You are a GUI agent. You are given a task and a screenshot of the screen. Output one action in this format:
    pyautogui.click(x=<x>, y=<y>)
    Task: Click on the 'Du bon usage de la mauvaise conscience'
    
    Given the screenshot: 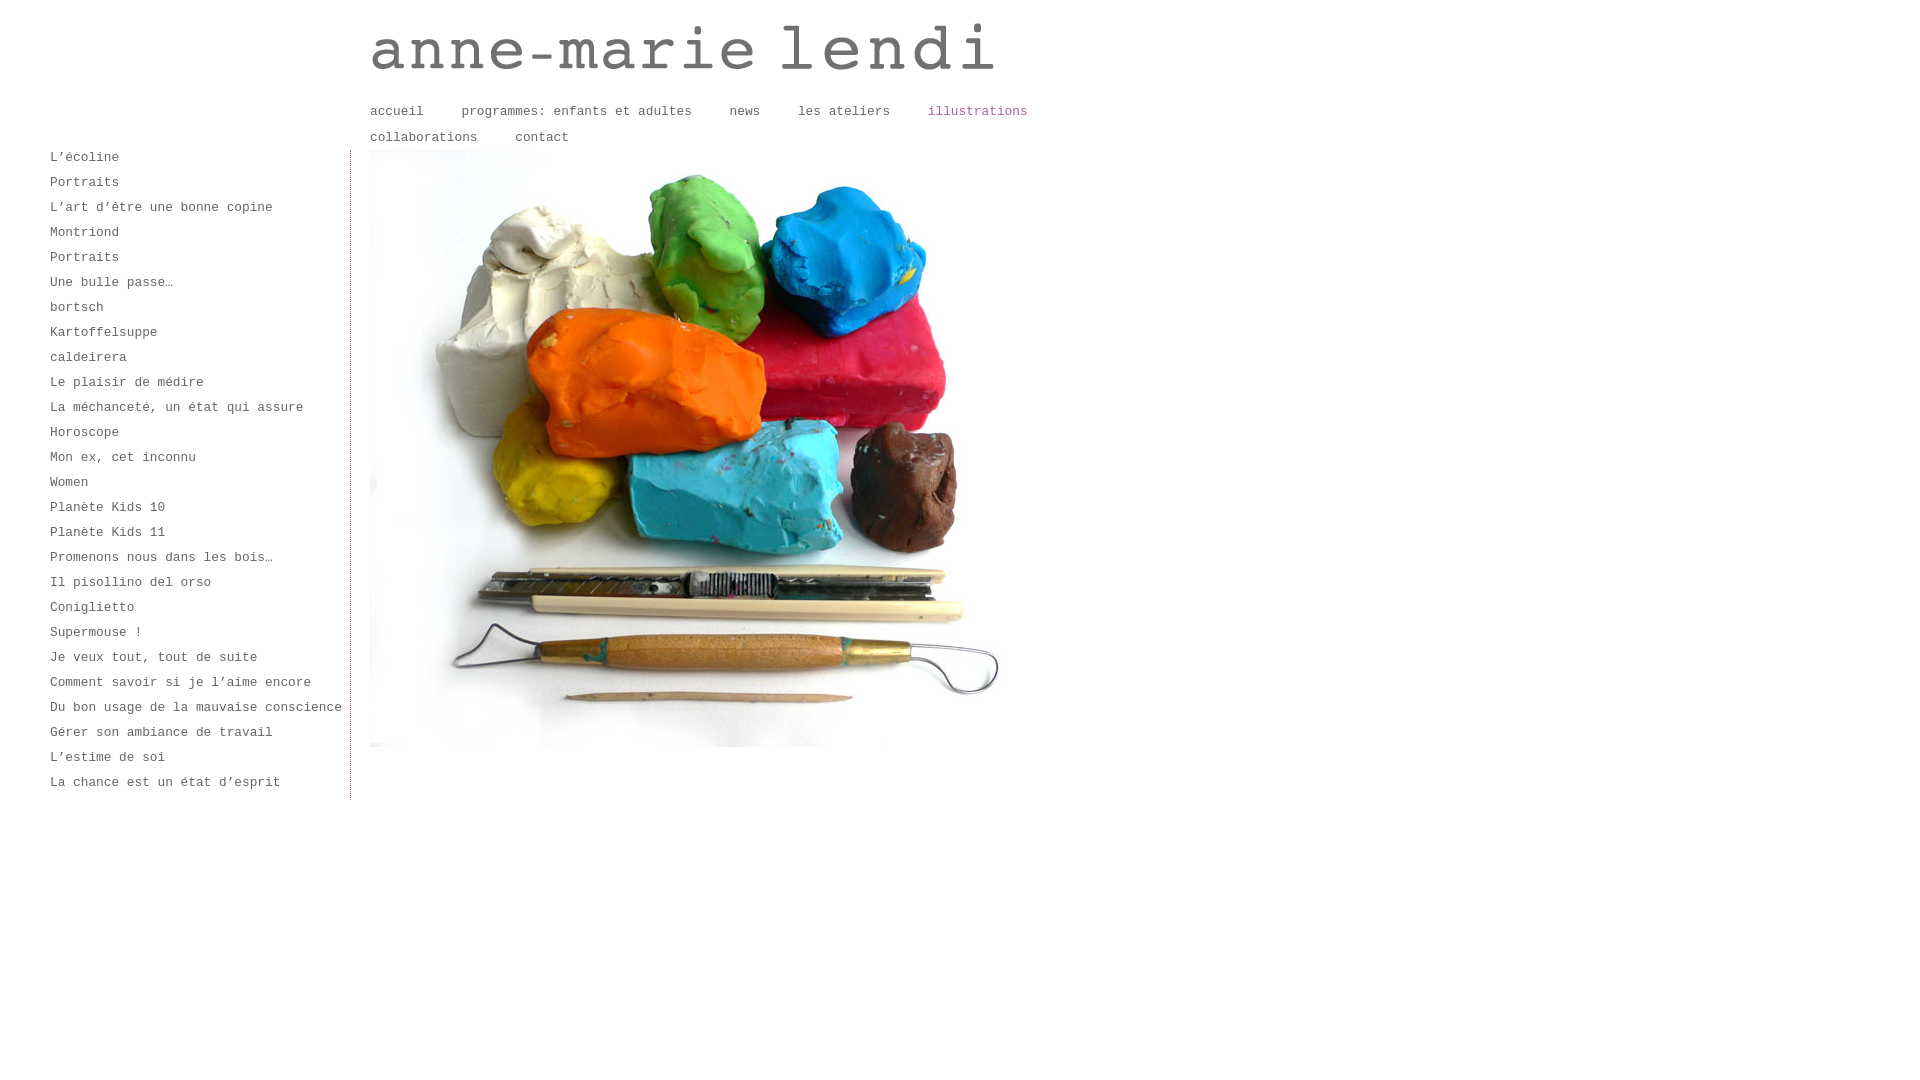 What is the action you would take?
    pyautogui.click(x=196, y=706)
    